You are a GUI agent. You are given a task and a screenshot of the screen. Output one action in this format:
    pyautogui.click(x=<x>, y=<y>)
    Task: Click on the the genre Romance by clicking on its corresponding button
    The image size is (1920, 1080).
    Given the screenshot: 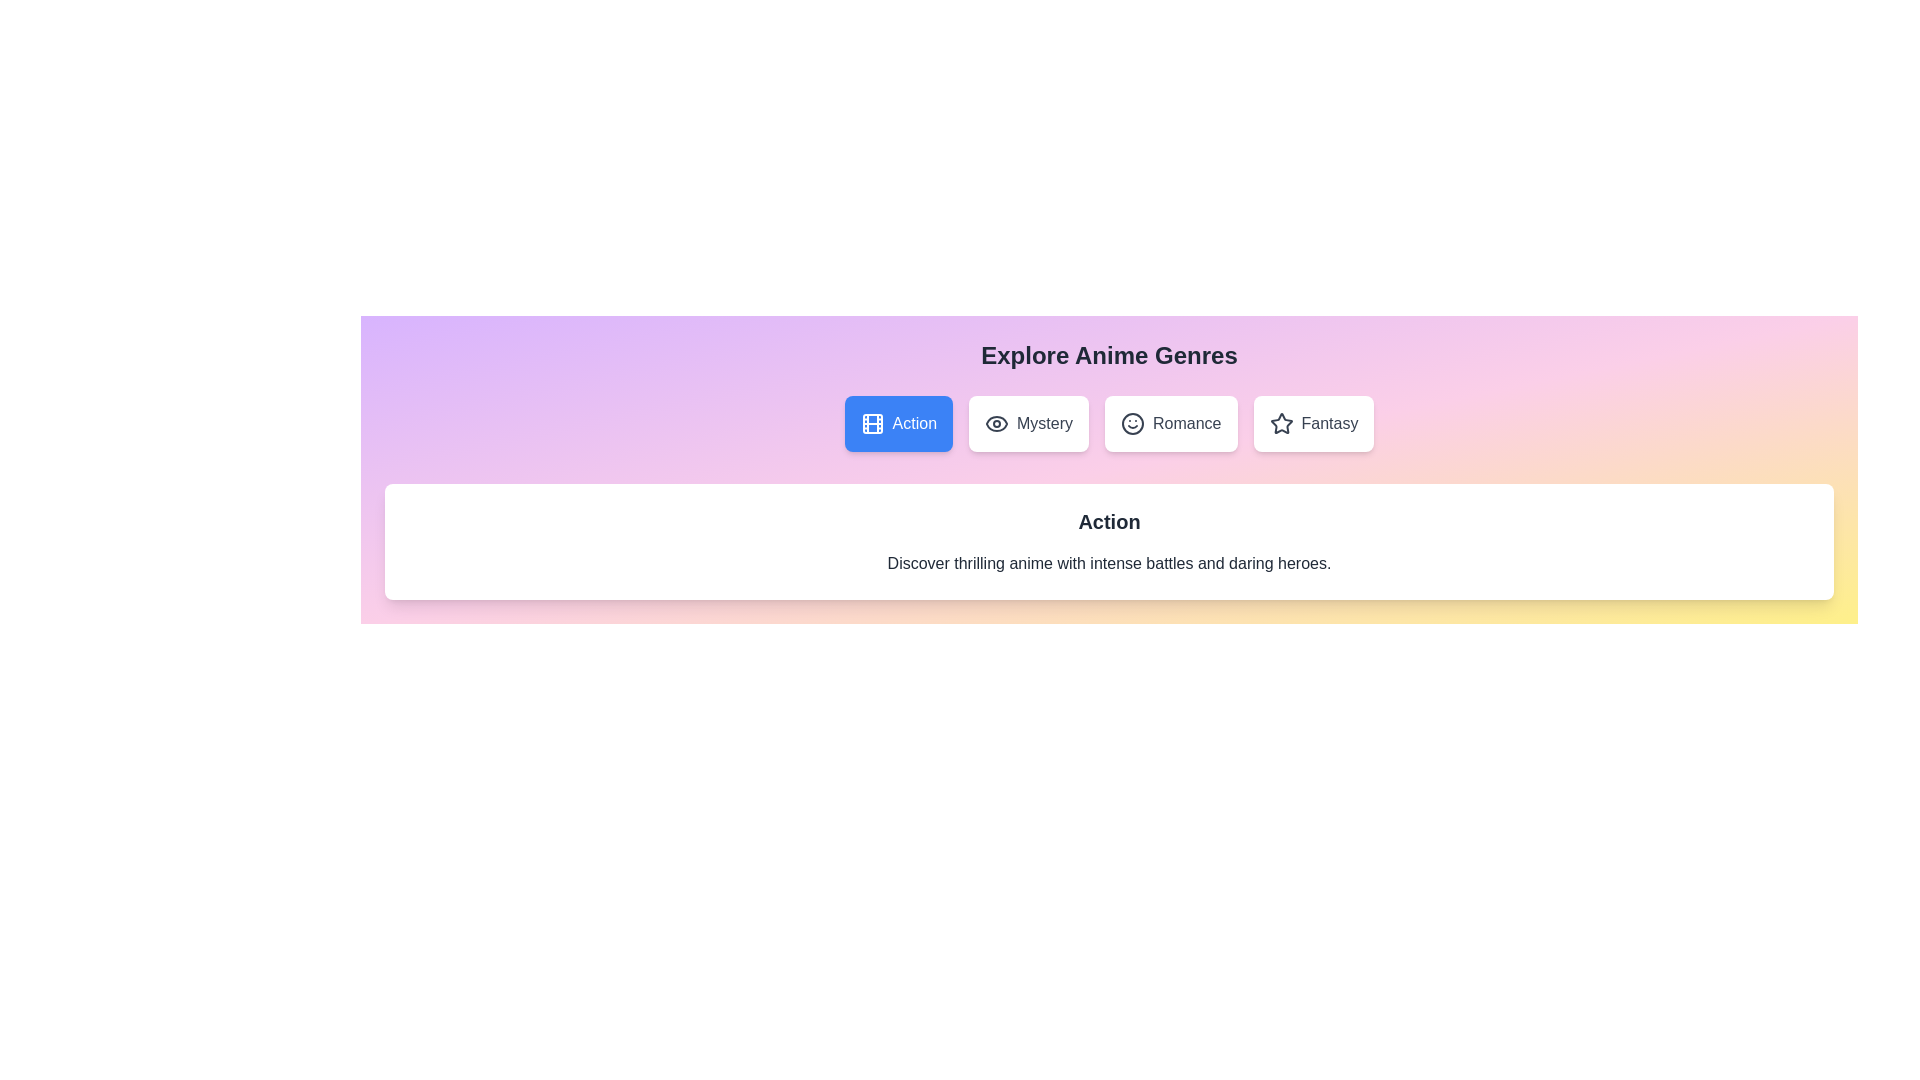 What is the action you would take?
    pyautogui.click(x=1171, y=423)
    